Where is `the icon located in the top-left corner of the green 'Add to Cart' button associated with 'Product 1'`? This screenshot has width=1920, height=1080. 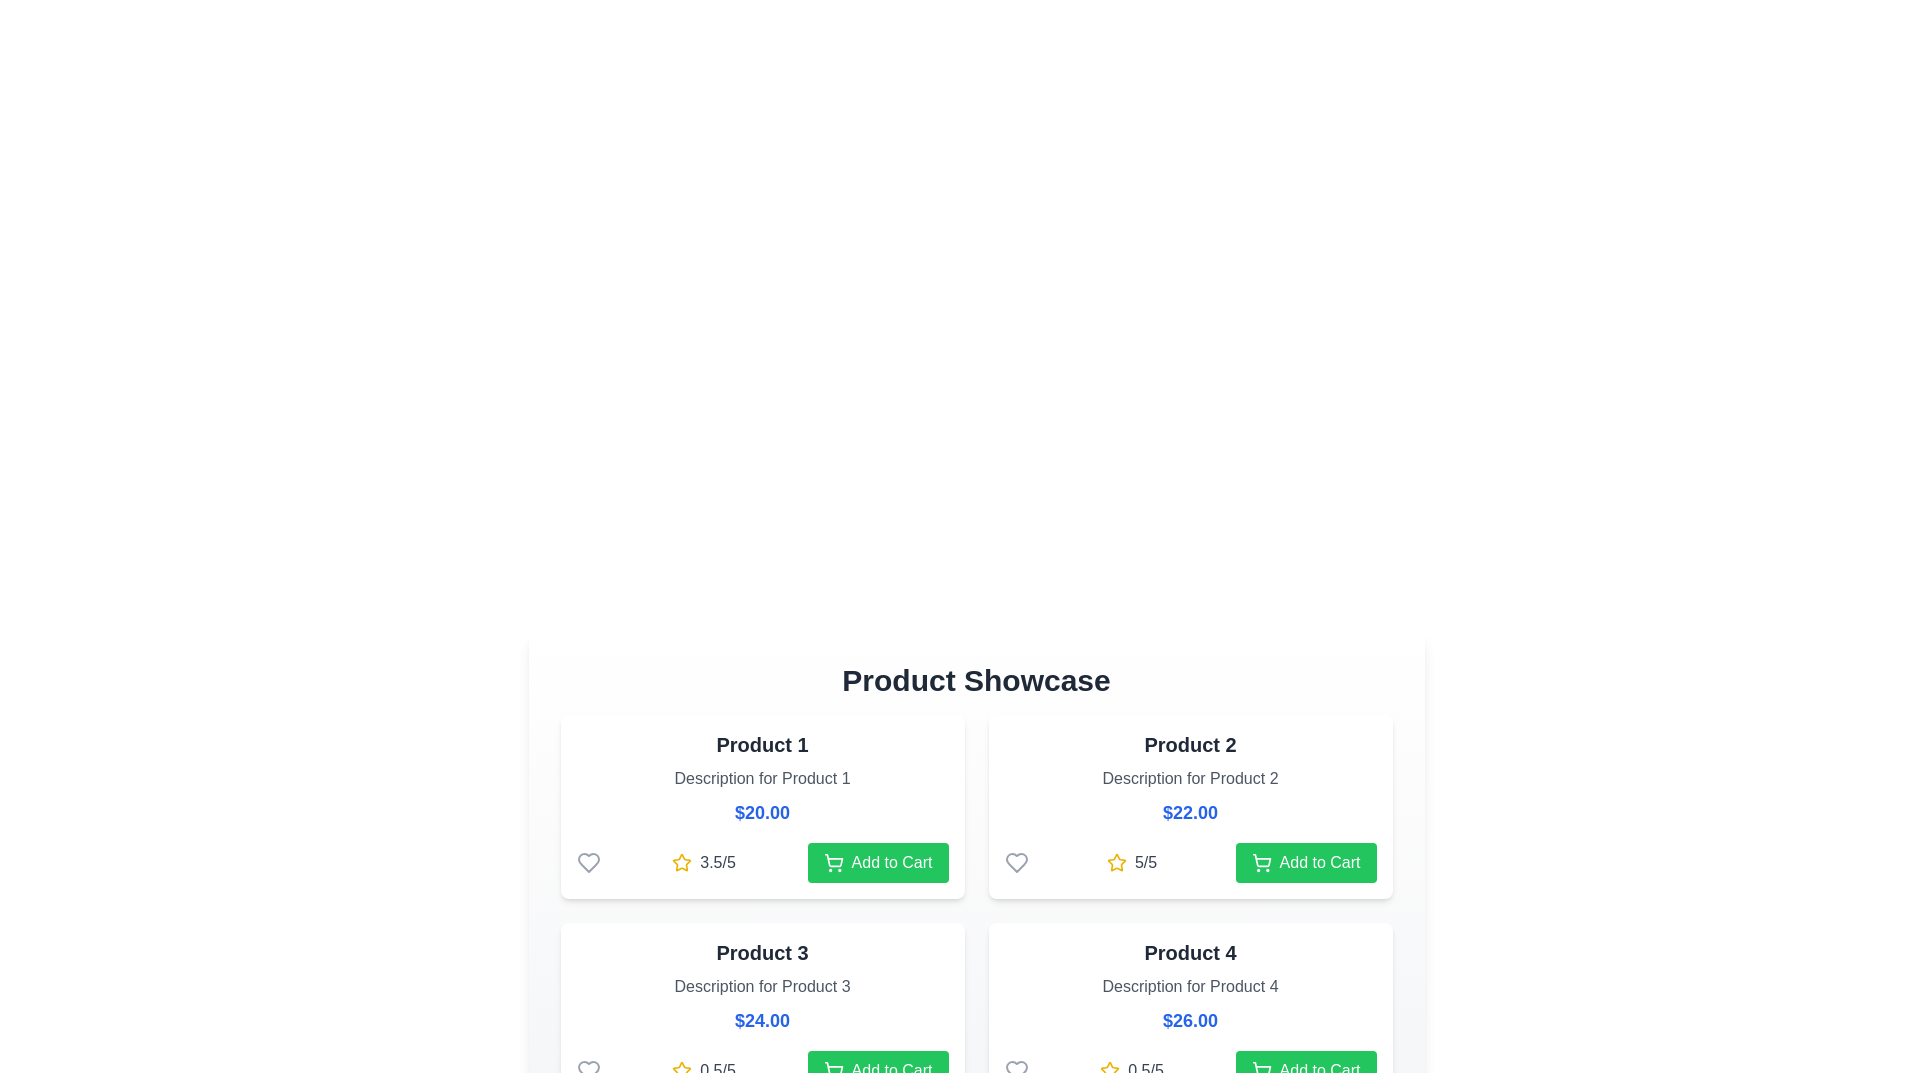 the icon located in the top-left corner of the green 'Add to Cart' button associated with 'Product 1' is located at coordinates (833, 862).